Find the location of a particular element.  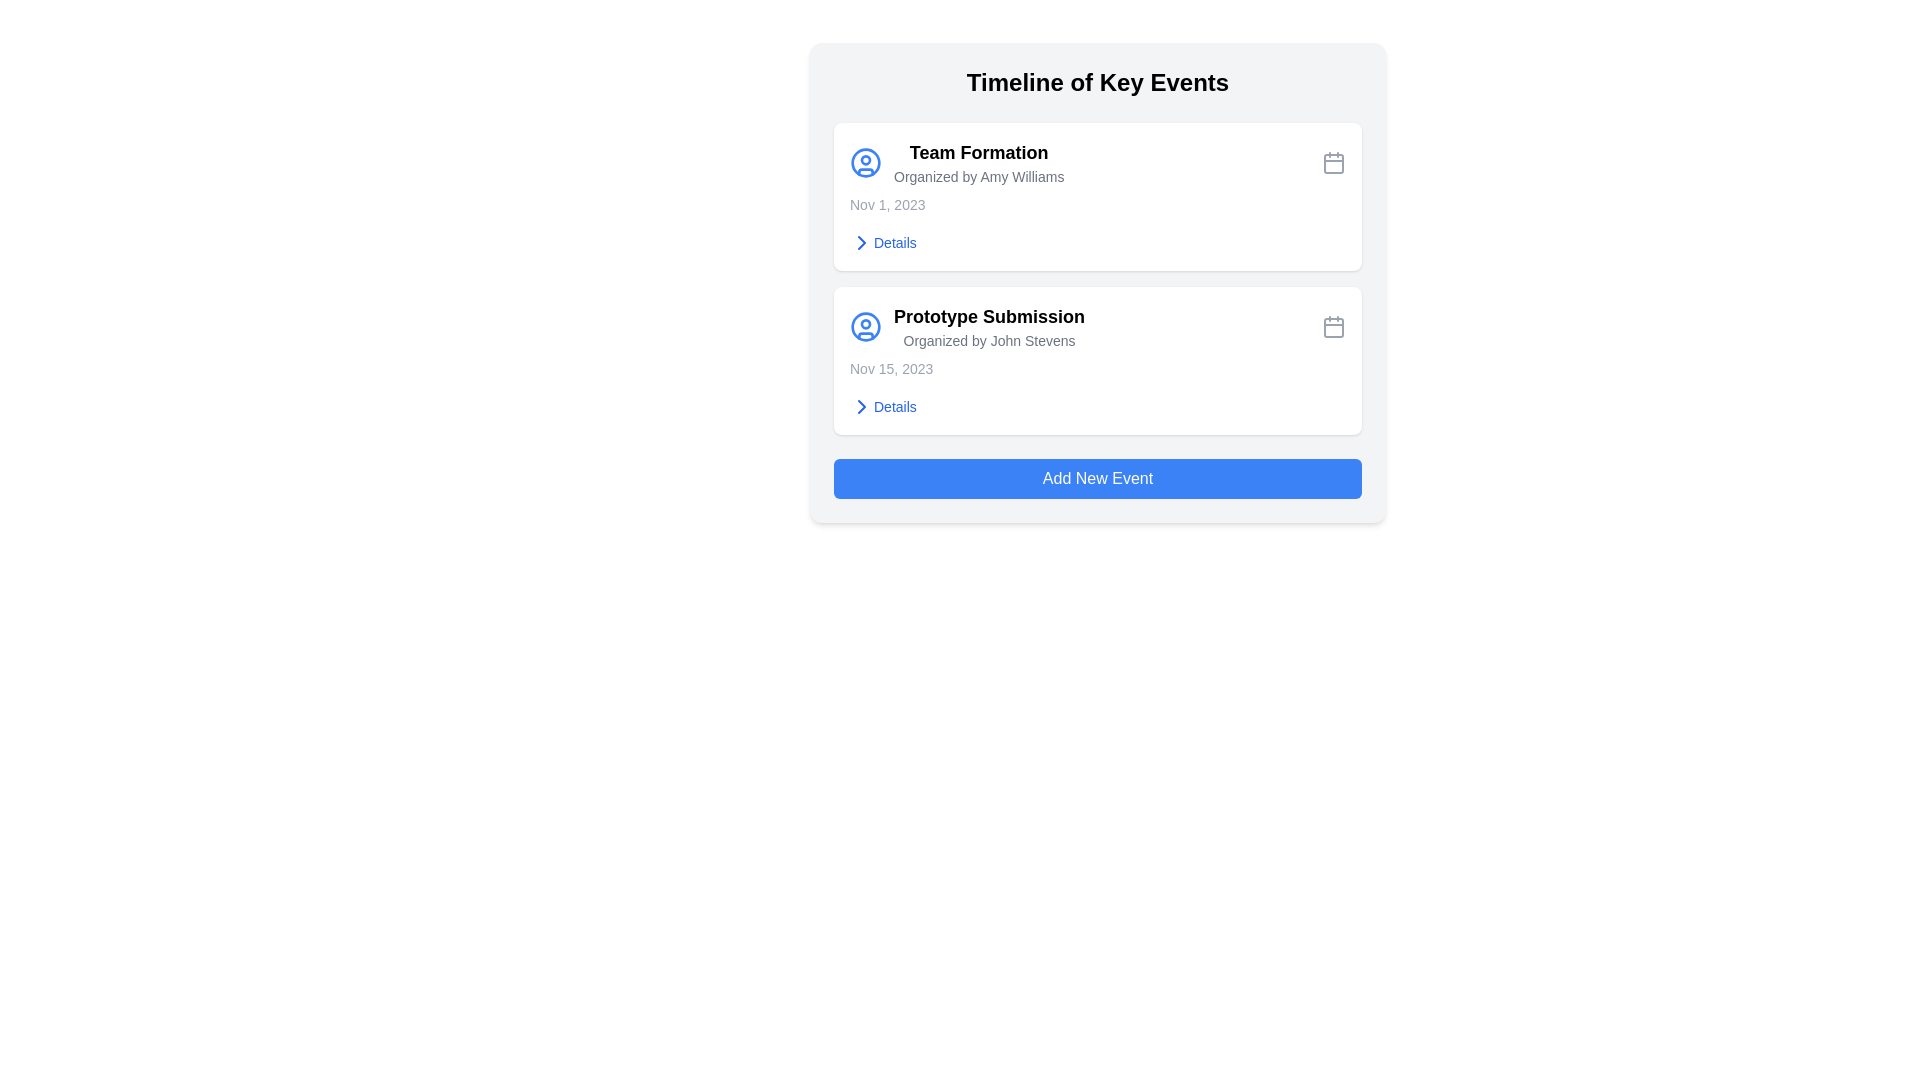

the text label displaying the date 'Nov 1, 2023', which is styled in light gray and positioned below 'Organized by Amy Williams' in the event timeline is located at coordinates (886, 204).